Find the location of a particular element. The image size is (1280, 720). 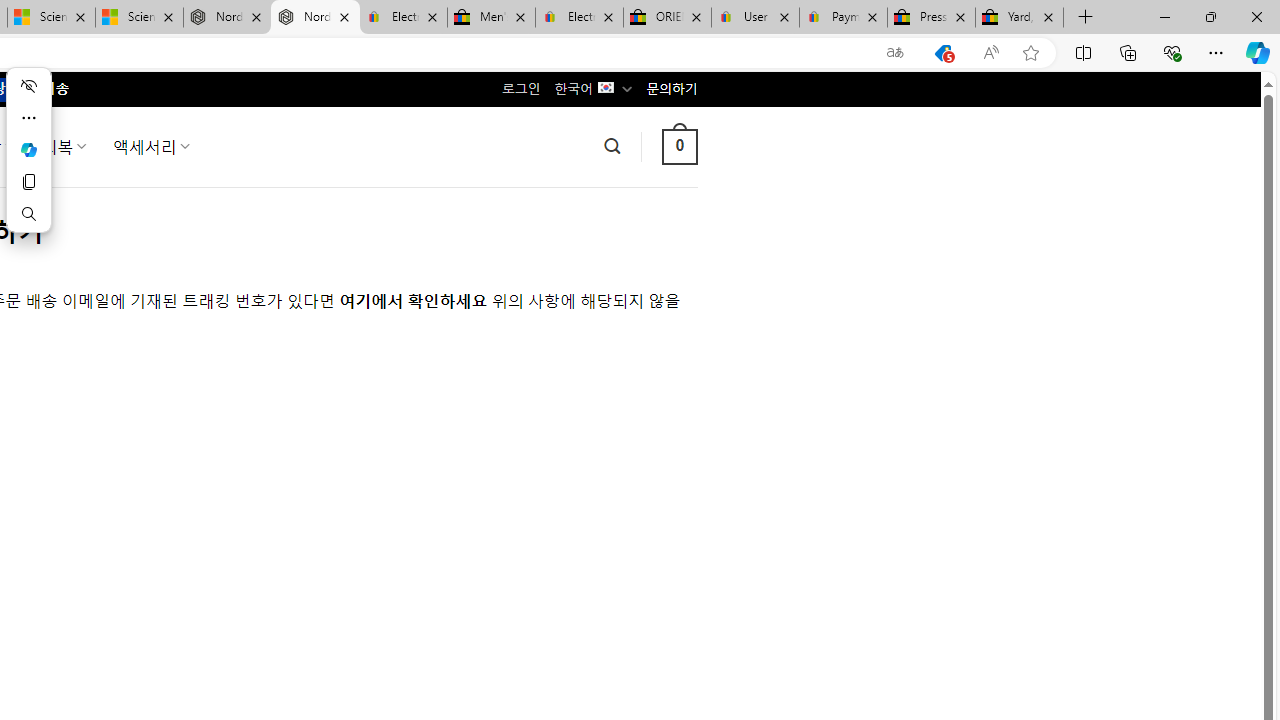

'Split screen' is located at coordinates (1082, 51).